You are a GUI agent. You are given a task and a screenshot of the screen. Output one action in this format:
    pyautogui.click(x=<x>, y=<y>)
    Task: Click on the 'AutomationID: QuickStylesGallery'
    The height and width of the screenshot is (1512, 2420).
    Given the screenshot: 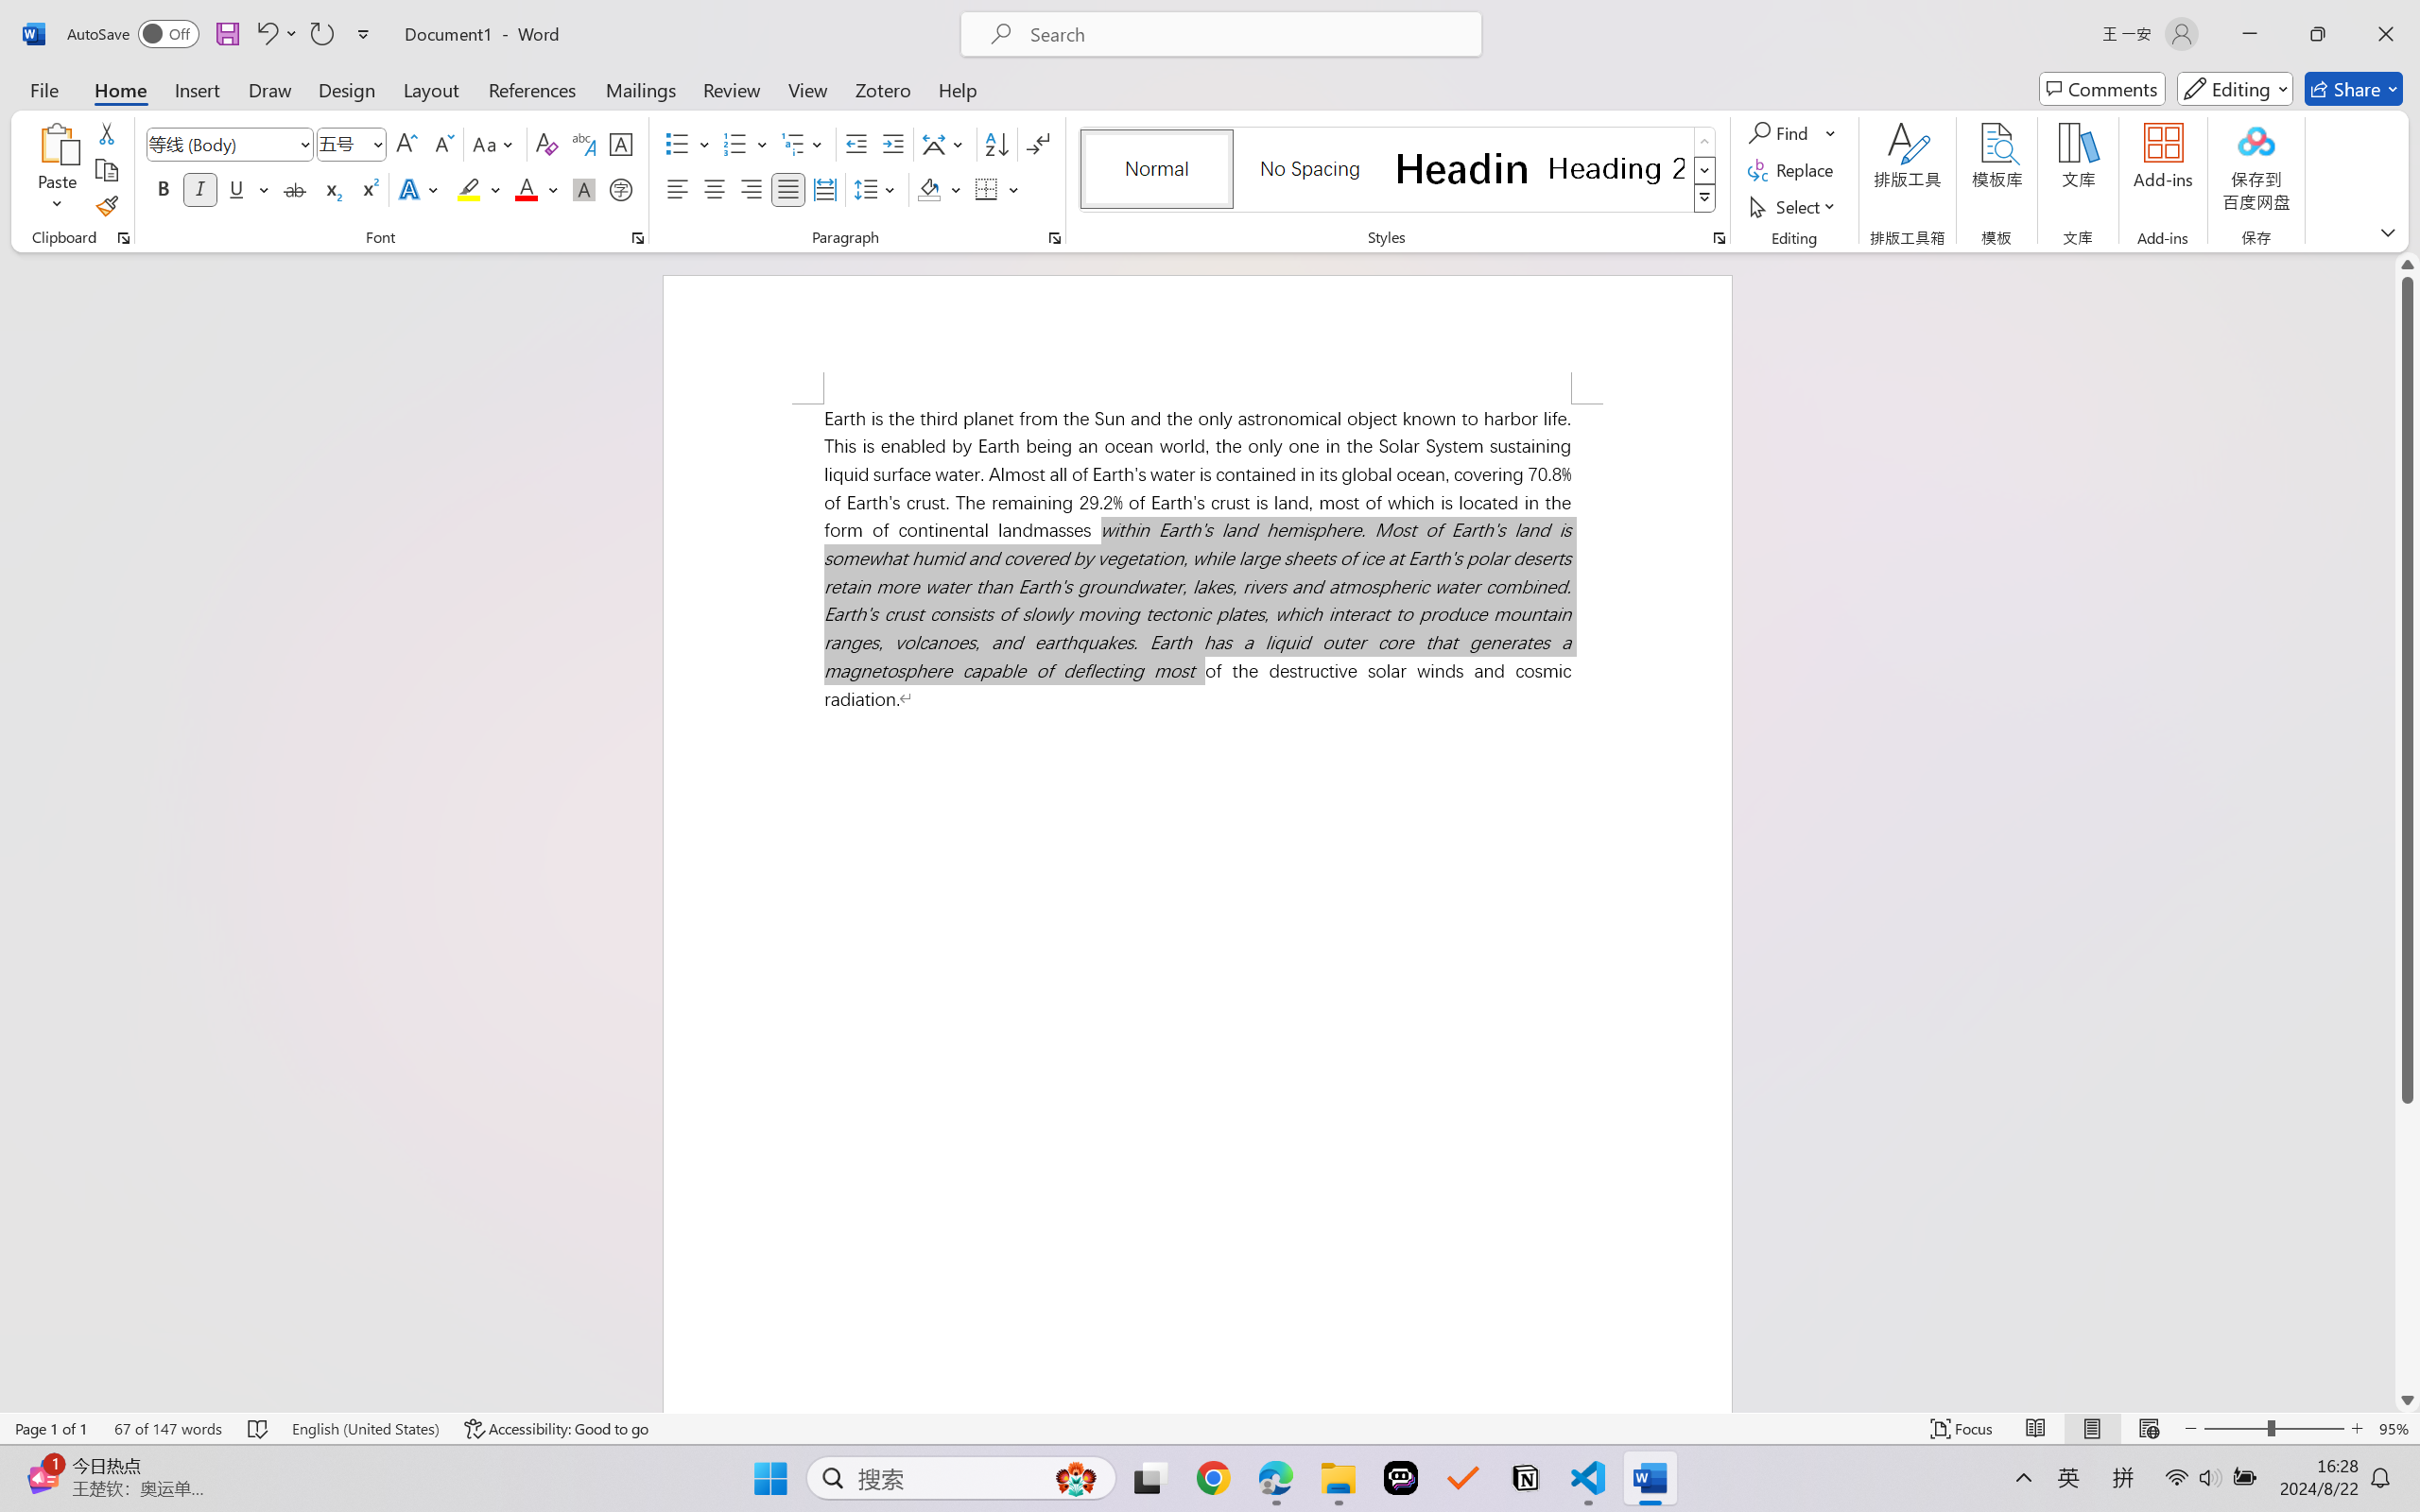 What is the action you would take?
    pyautogui.click(x=1397, y=170)
    